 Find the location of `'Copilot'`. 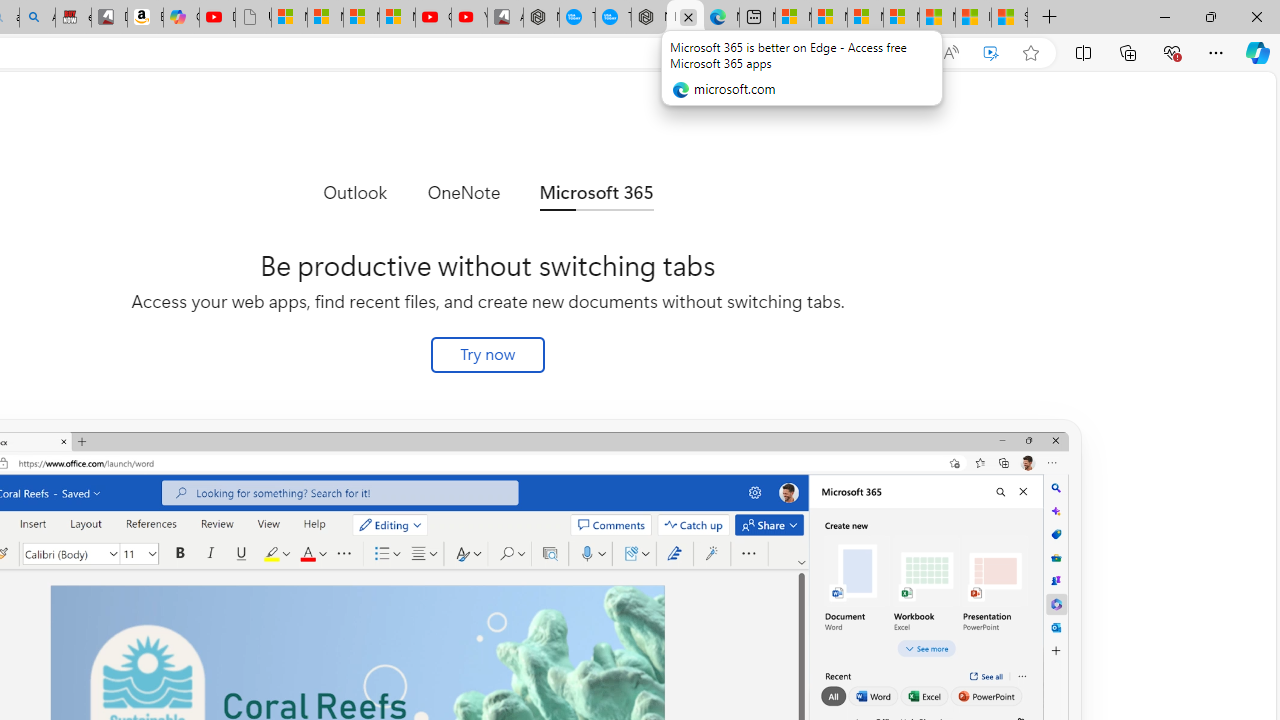

'Copilot' is located at coordinates (181, 17).